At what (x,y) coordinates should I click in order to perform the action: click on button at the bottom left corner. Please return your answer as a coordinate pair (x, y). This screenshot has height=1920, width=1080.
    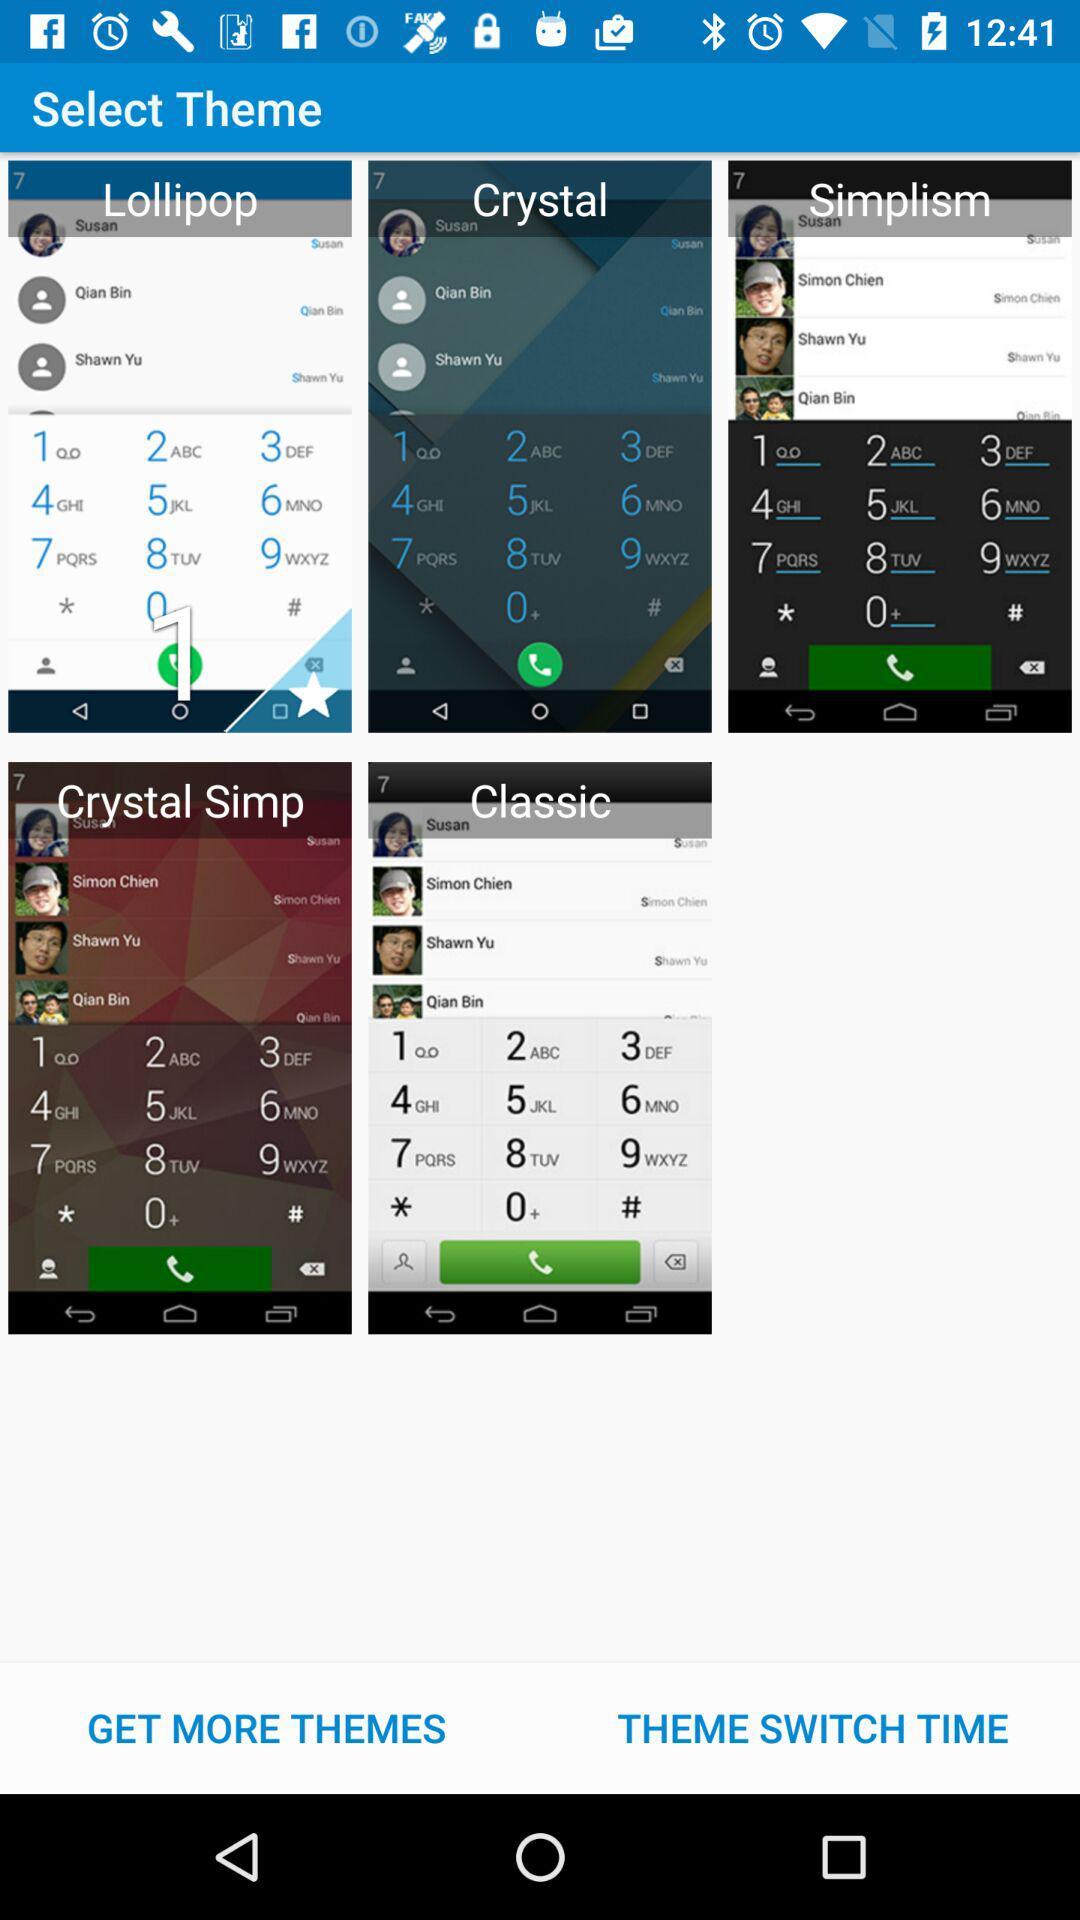
    Looking at the image, I should click on (265, 1727).